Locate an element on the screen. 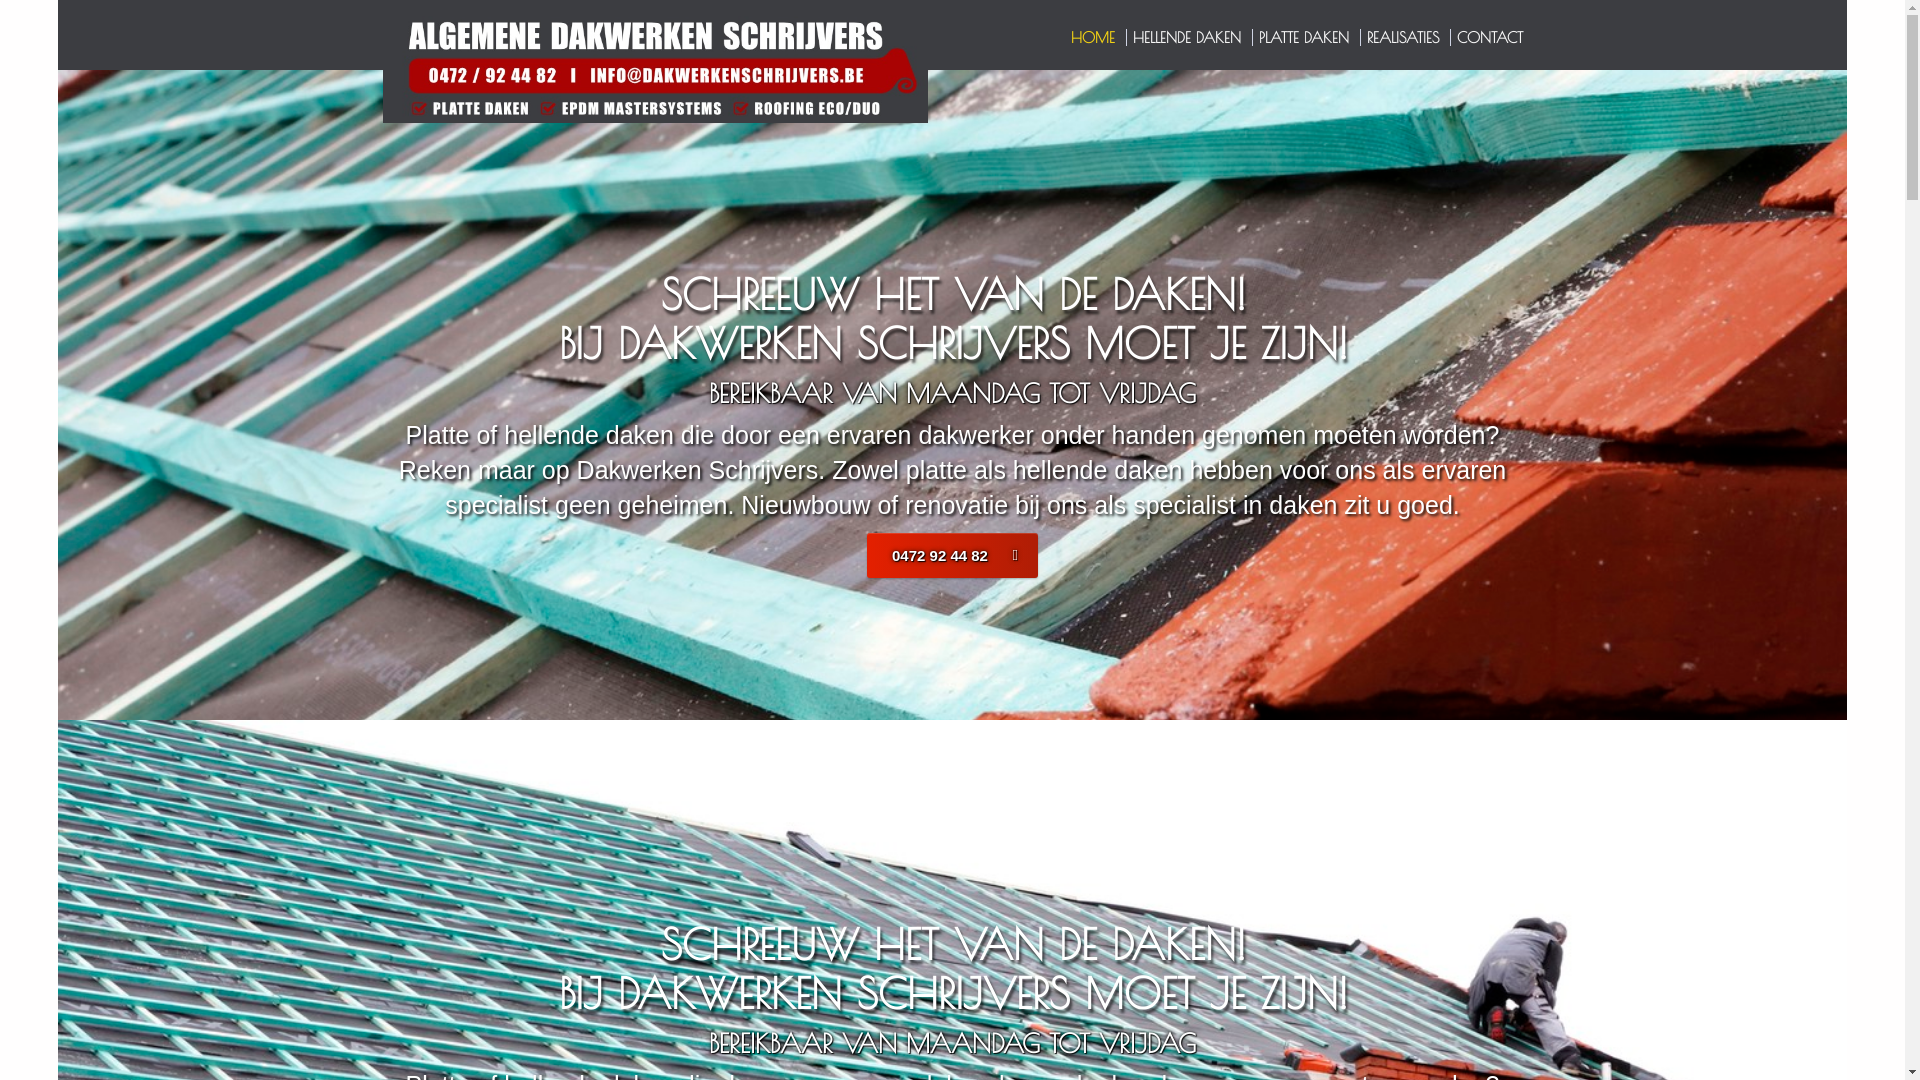 The image size is (1920, 1080). 'HELLENDE DAKEN' is located at coordinates (1188, 37).